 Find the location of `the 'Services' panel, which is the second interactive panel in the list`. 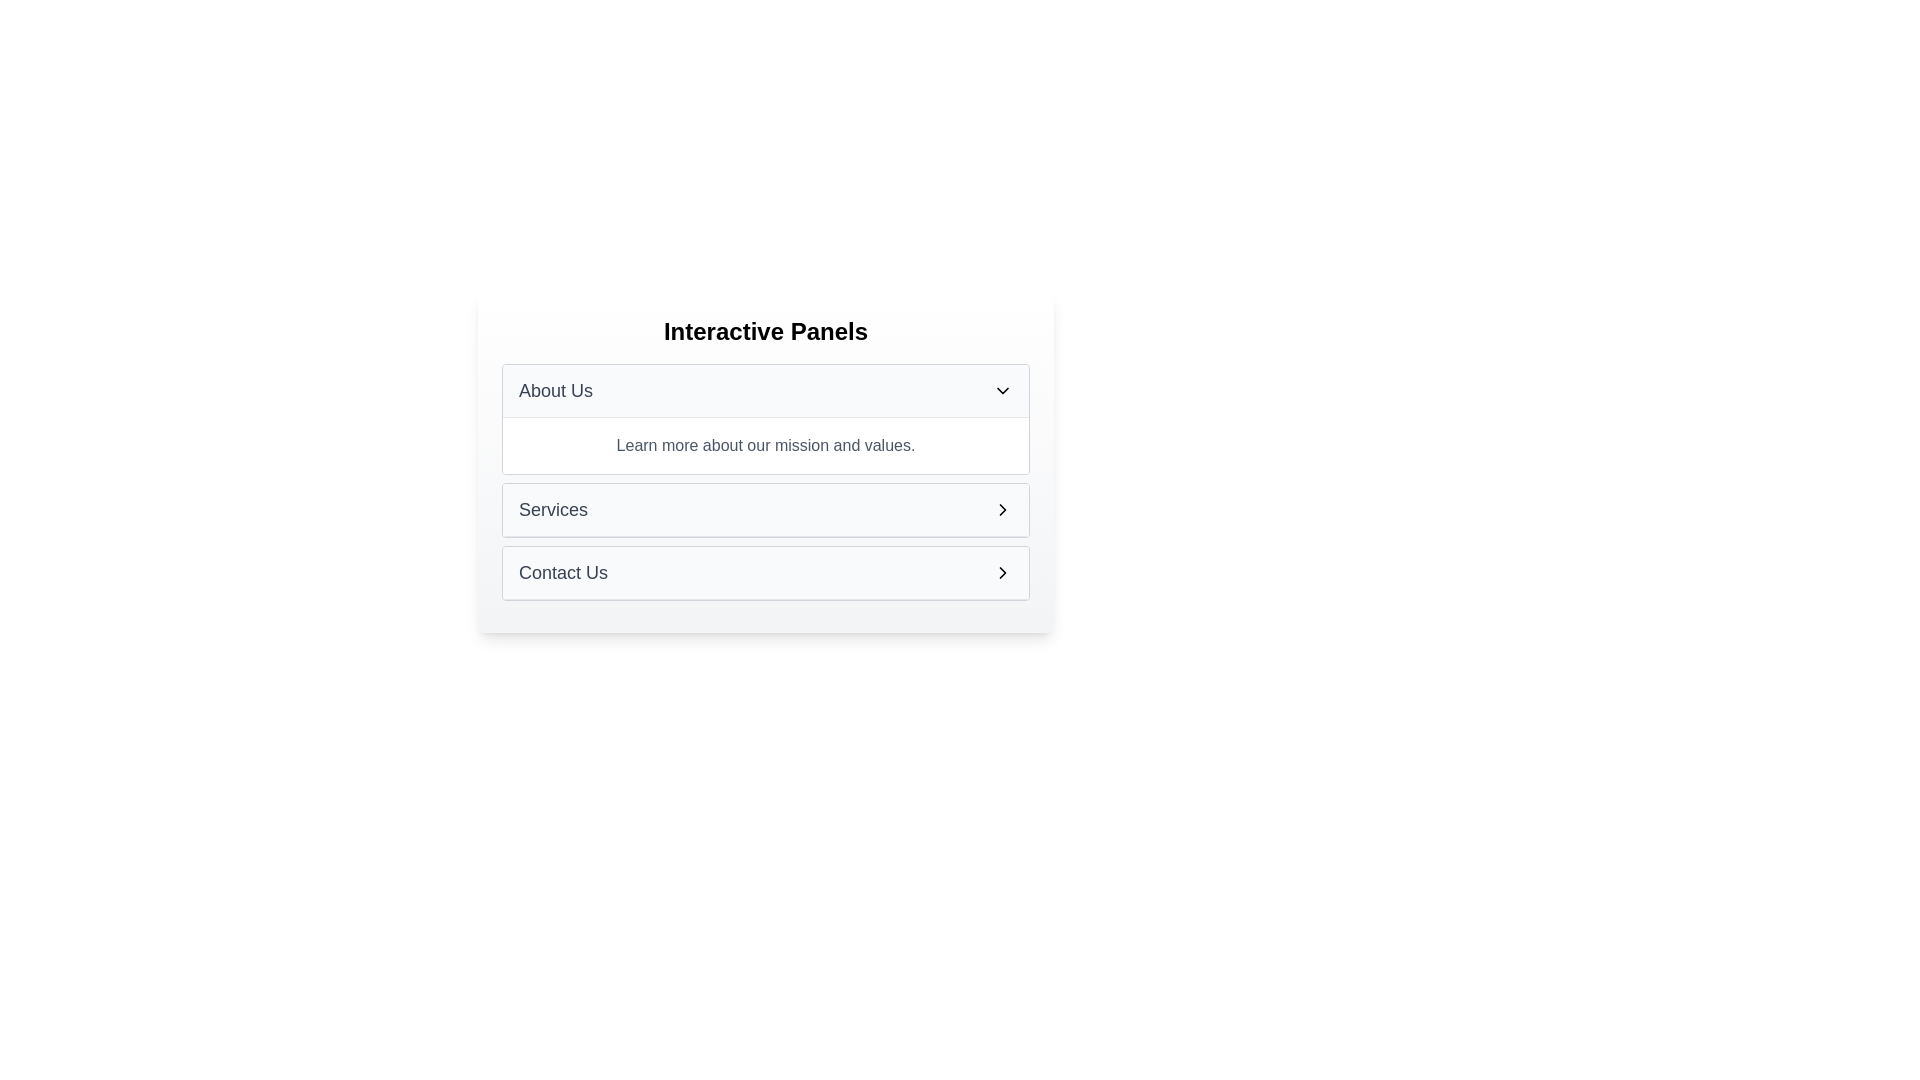

the 'Services' panel, which is the second interactive panel in the list is located at coordinates (765, 508).